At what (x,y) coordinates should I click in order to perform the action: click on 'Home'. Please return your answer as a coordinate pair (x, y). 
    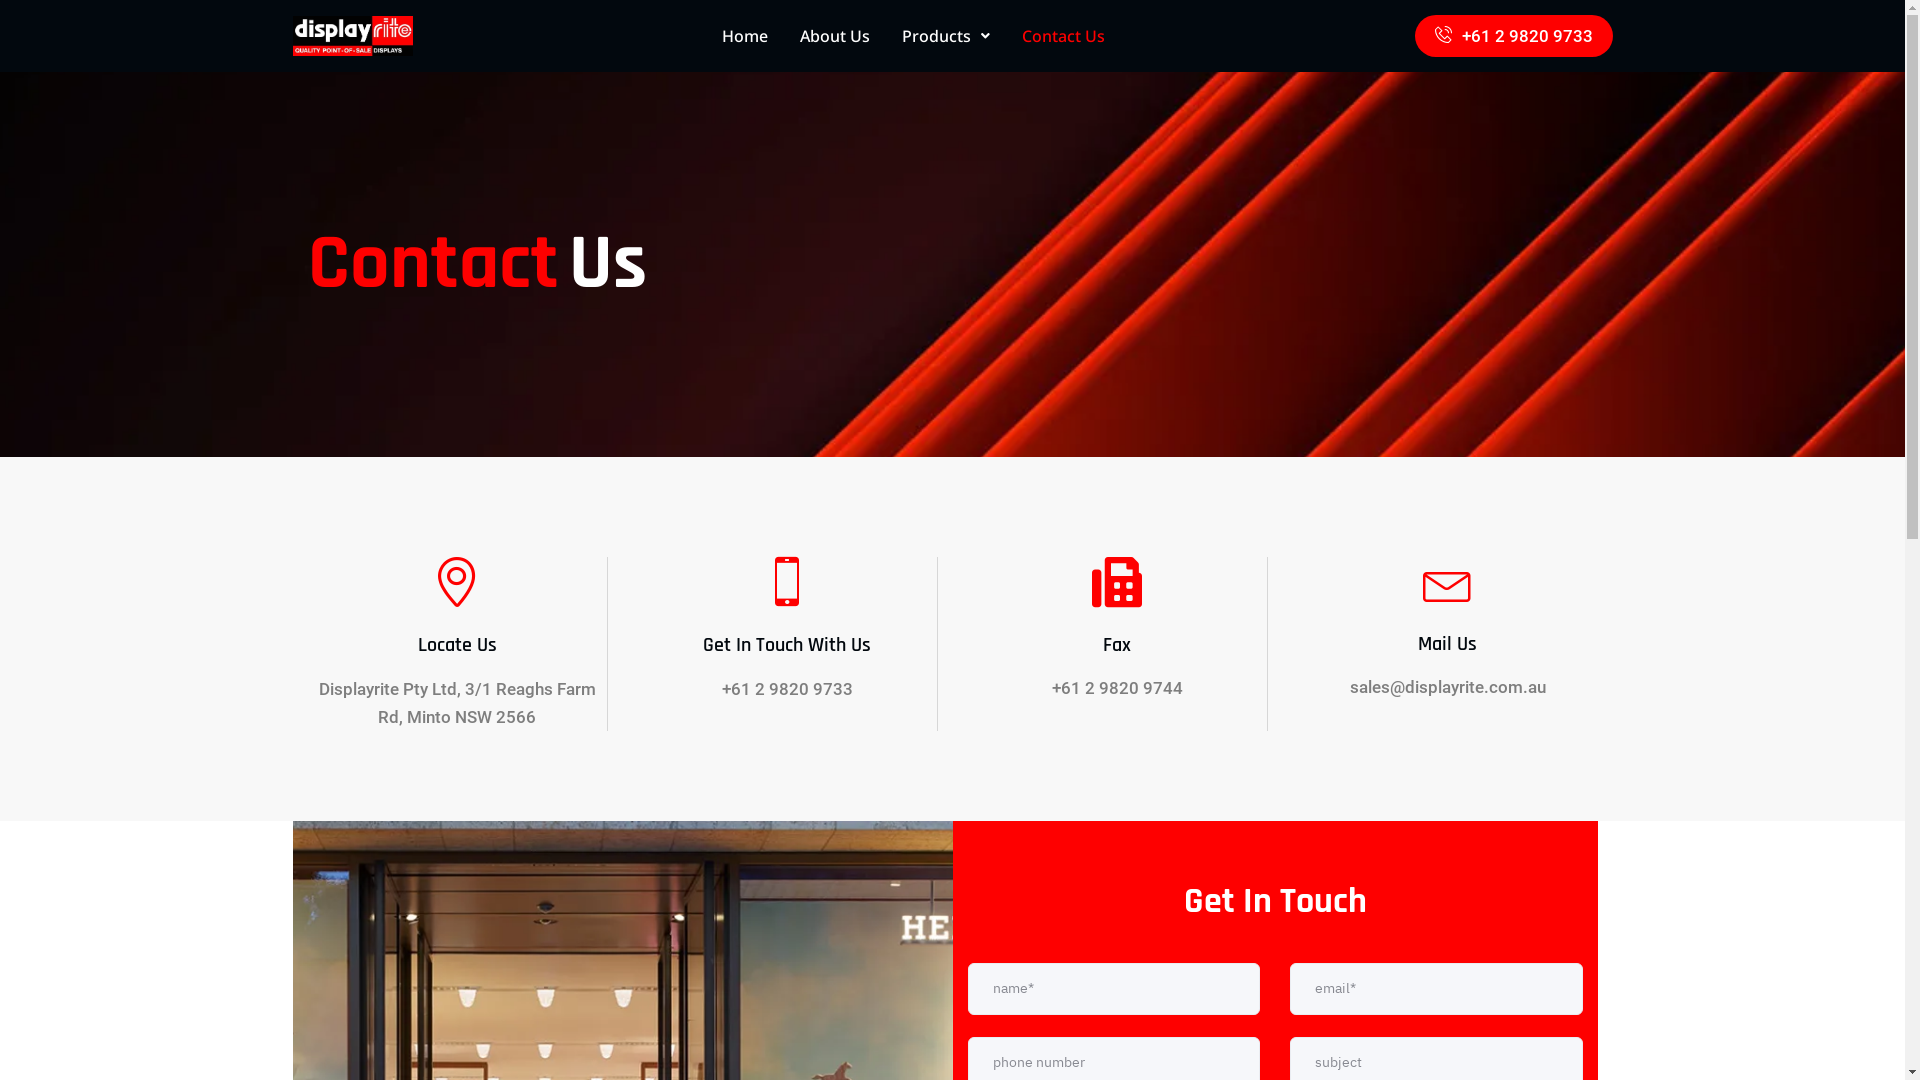
    Looking at the image, I should click on (743, 35).